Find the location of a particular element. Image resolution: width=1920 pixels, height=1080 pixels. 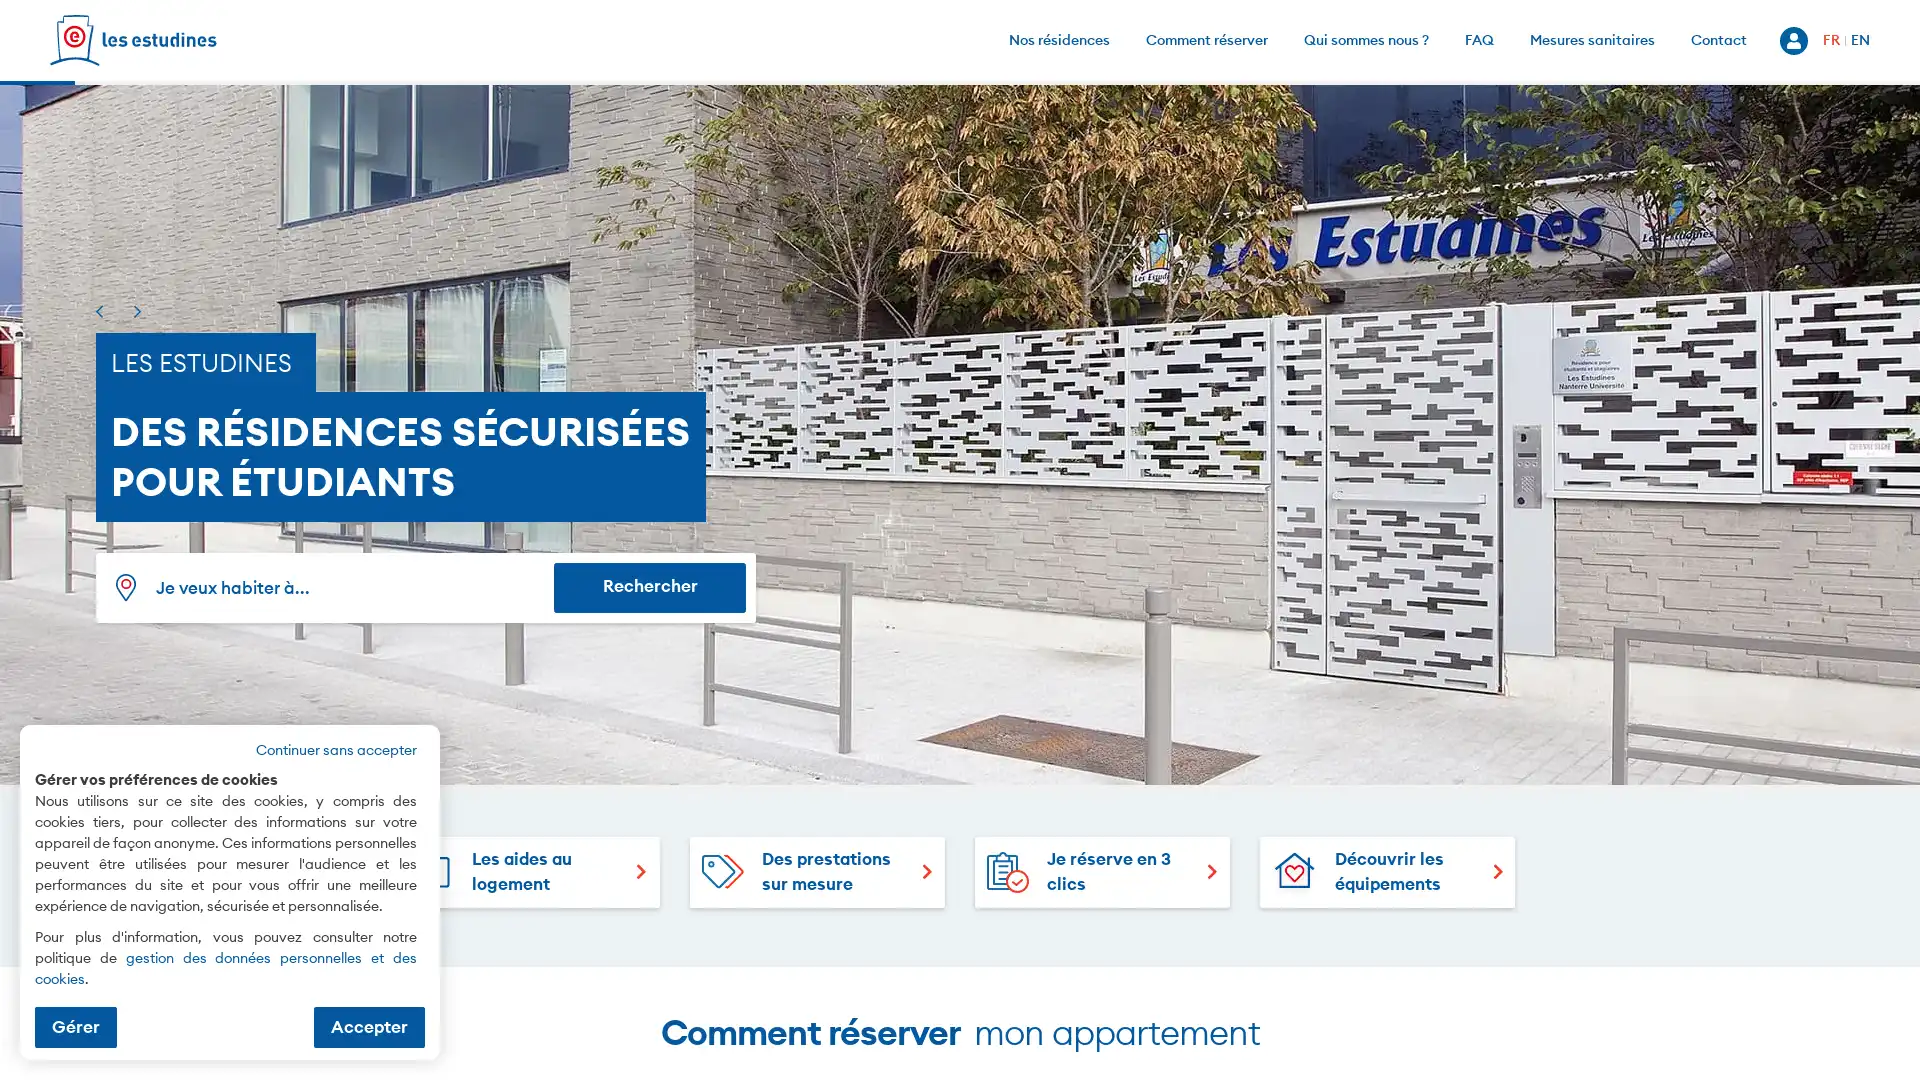

Next is located at coordinates (136, 311).